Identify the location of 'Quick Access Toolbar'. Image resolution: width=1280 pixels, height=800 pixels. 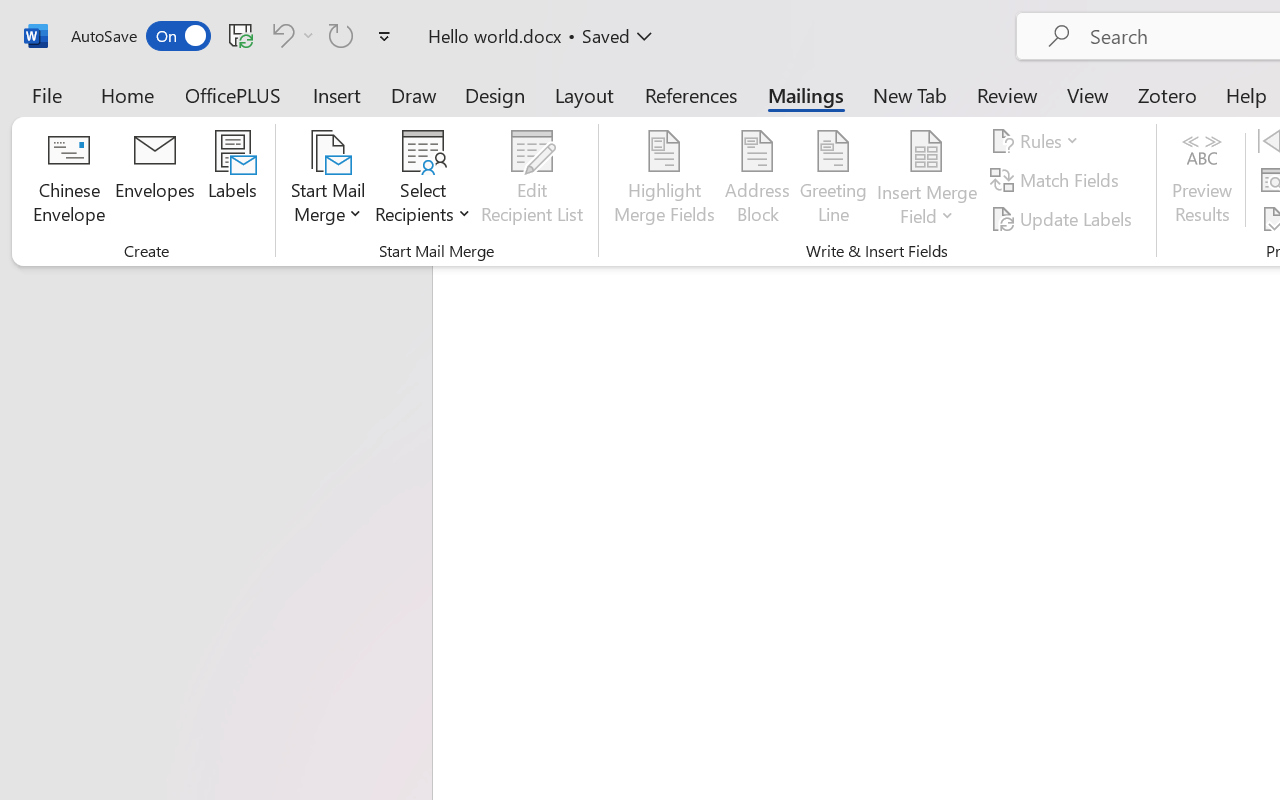
(234, 35).